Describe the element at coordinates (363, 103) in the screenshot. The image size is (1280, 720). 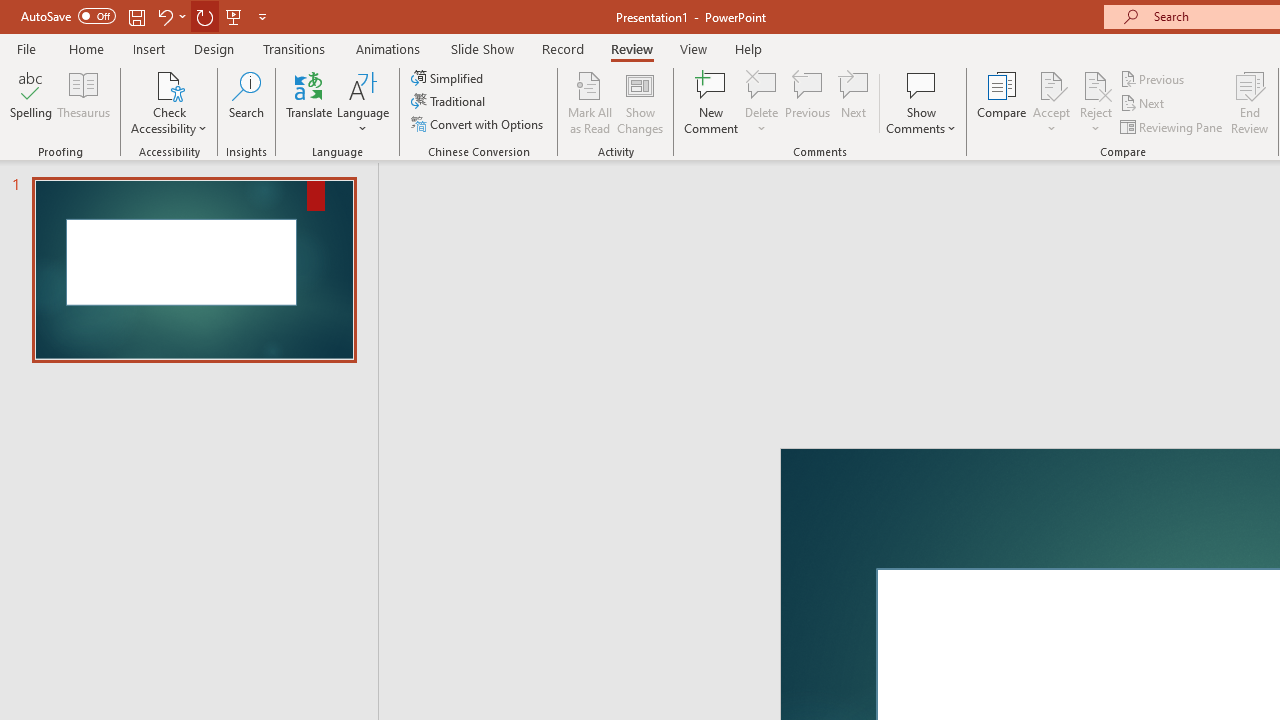
I see `'Language'` at that location.